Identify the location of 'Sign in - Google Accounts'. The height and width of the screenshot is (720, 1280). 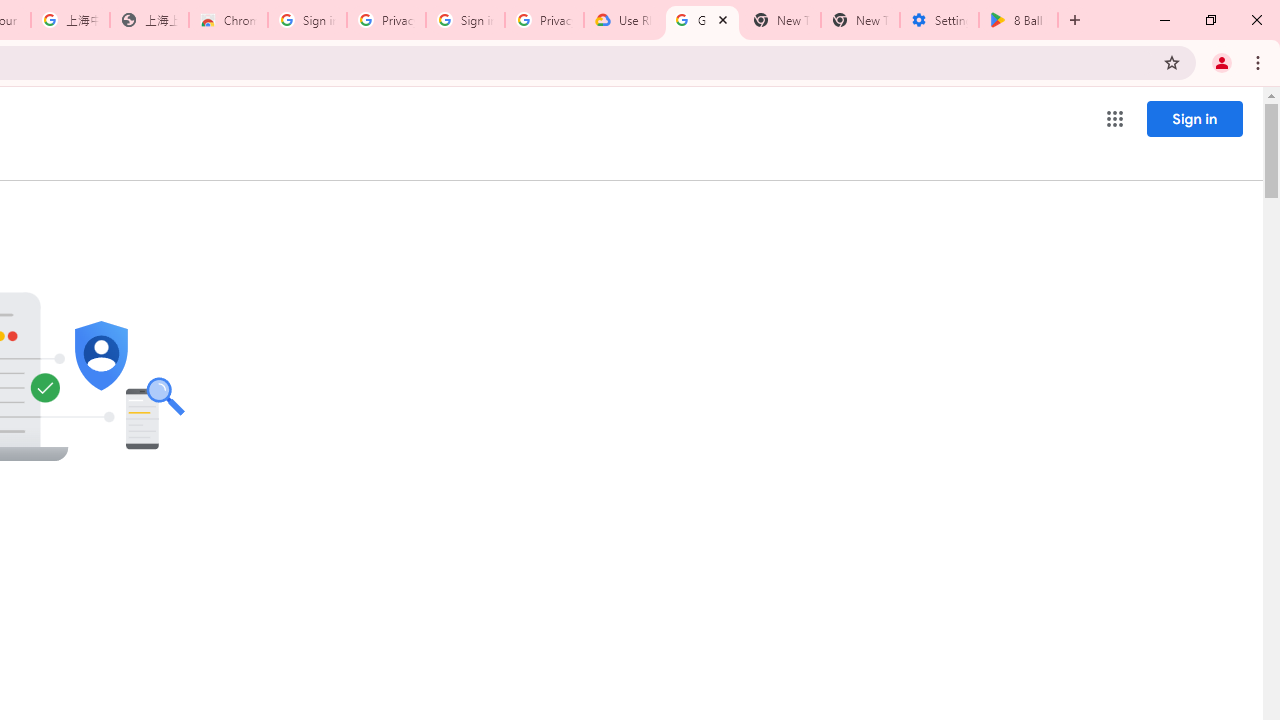
(464, 20).